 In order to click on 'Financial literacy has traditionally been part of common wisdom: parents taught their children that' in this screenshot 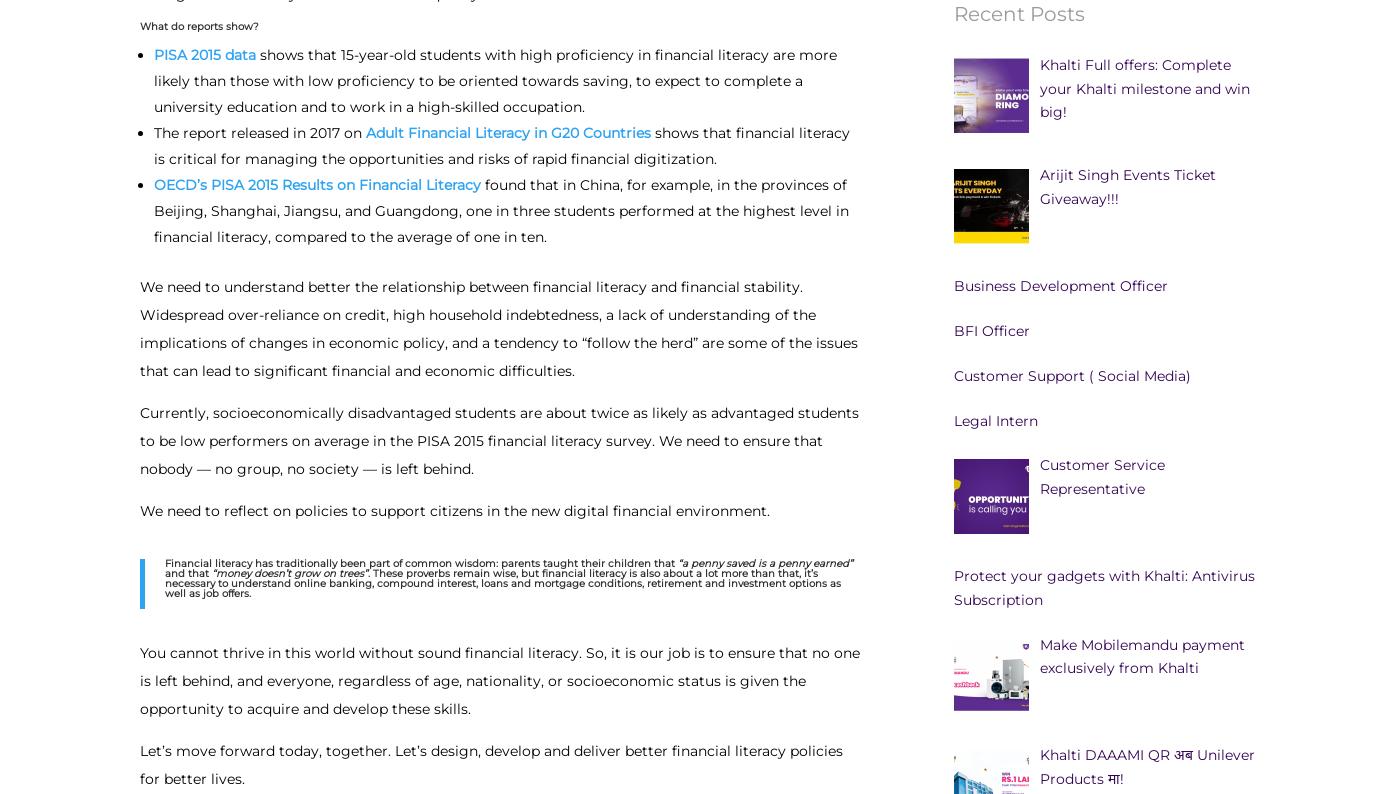, I will do `click(421, 561)`.